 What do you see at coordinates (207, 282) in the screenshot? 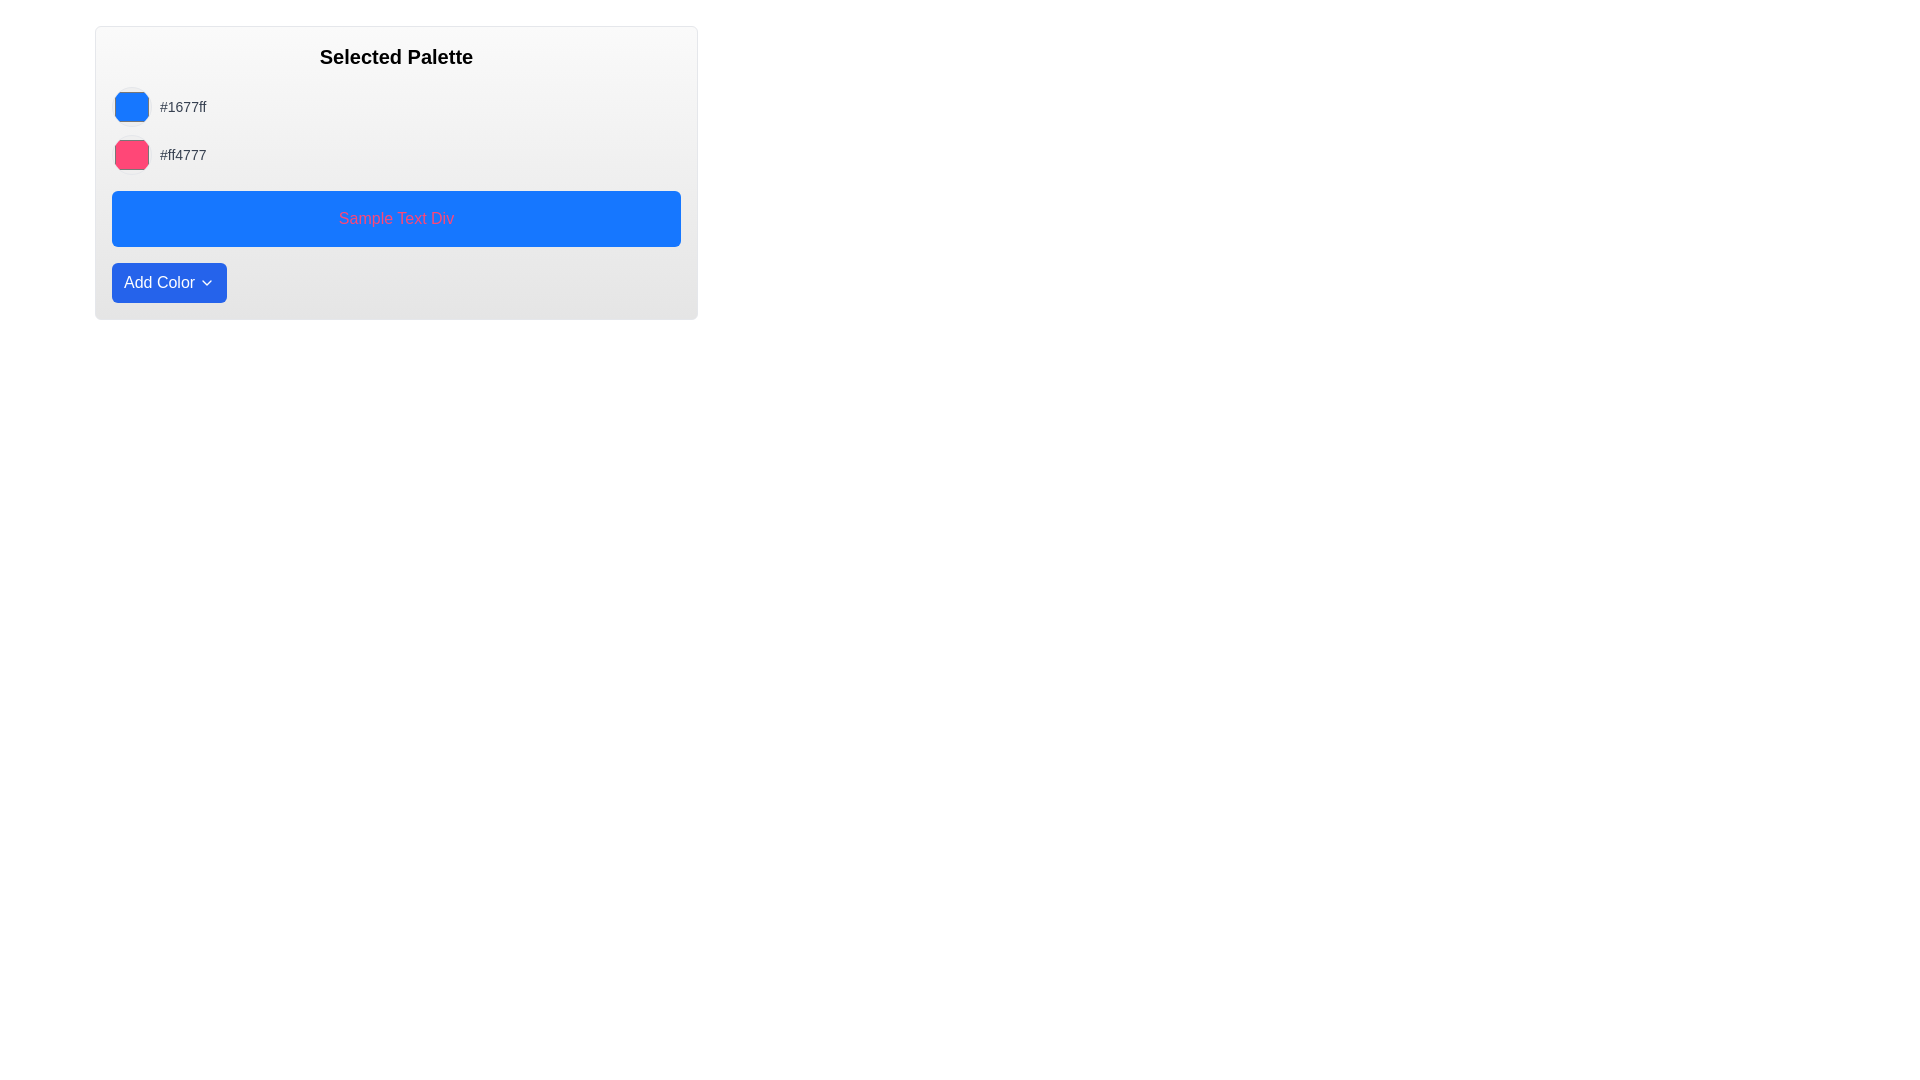
I see `the Dropdown Indicator Icon located on the right-hand side of the 'Add Color' button, which visually indicates the availability of a dropdown menu` at bounding box center [207, 282].